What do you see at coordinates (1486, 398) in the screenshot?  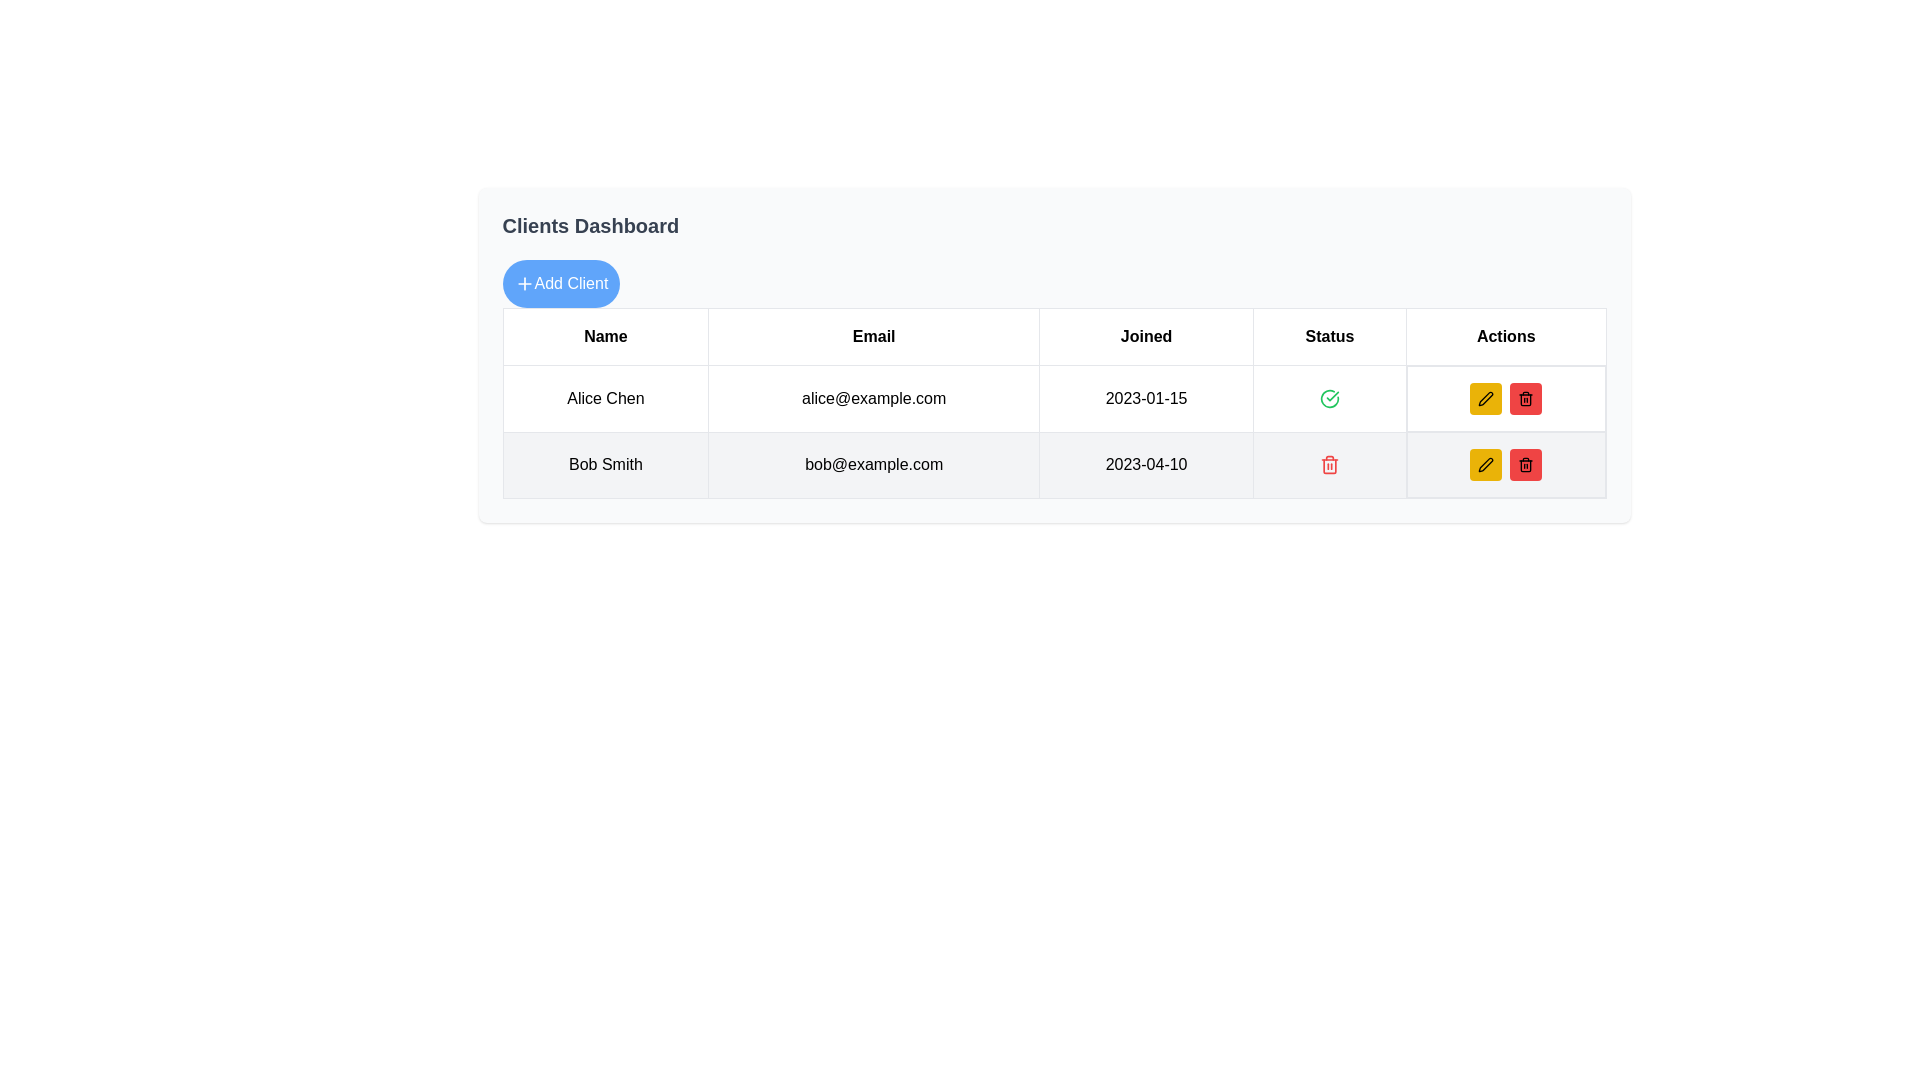 I see `the pen-shaped icon button located in the 'Actions' column of the second row of the table to possibly see a tooltip` at bounding box center [1486, 398].